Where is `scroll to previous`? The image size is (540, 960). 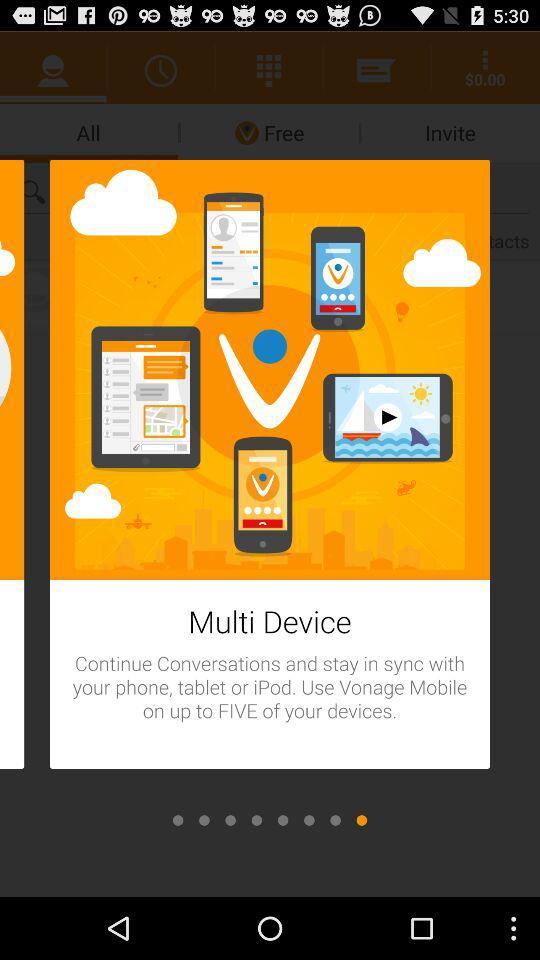 scroll to previous is located at coordinates (256, 820).